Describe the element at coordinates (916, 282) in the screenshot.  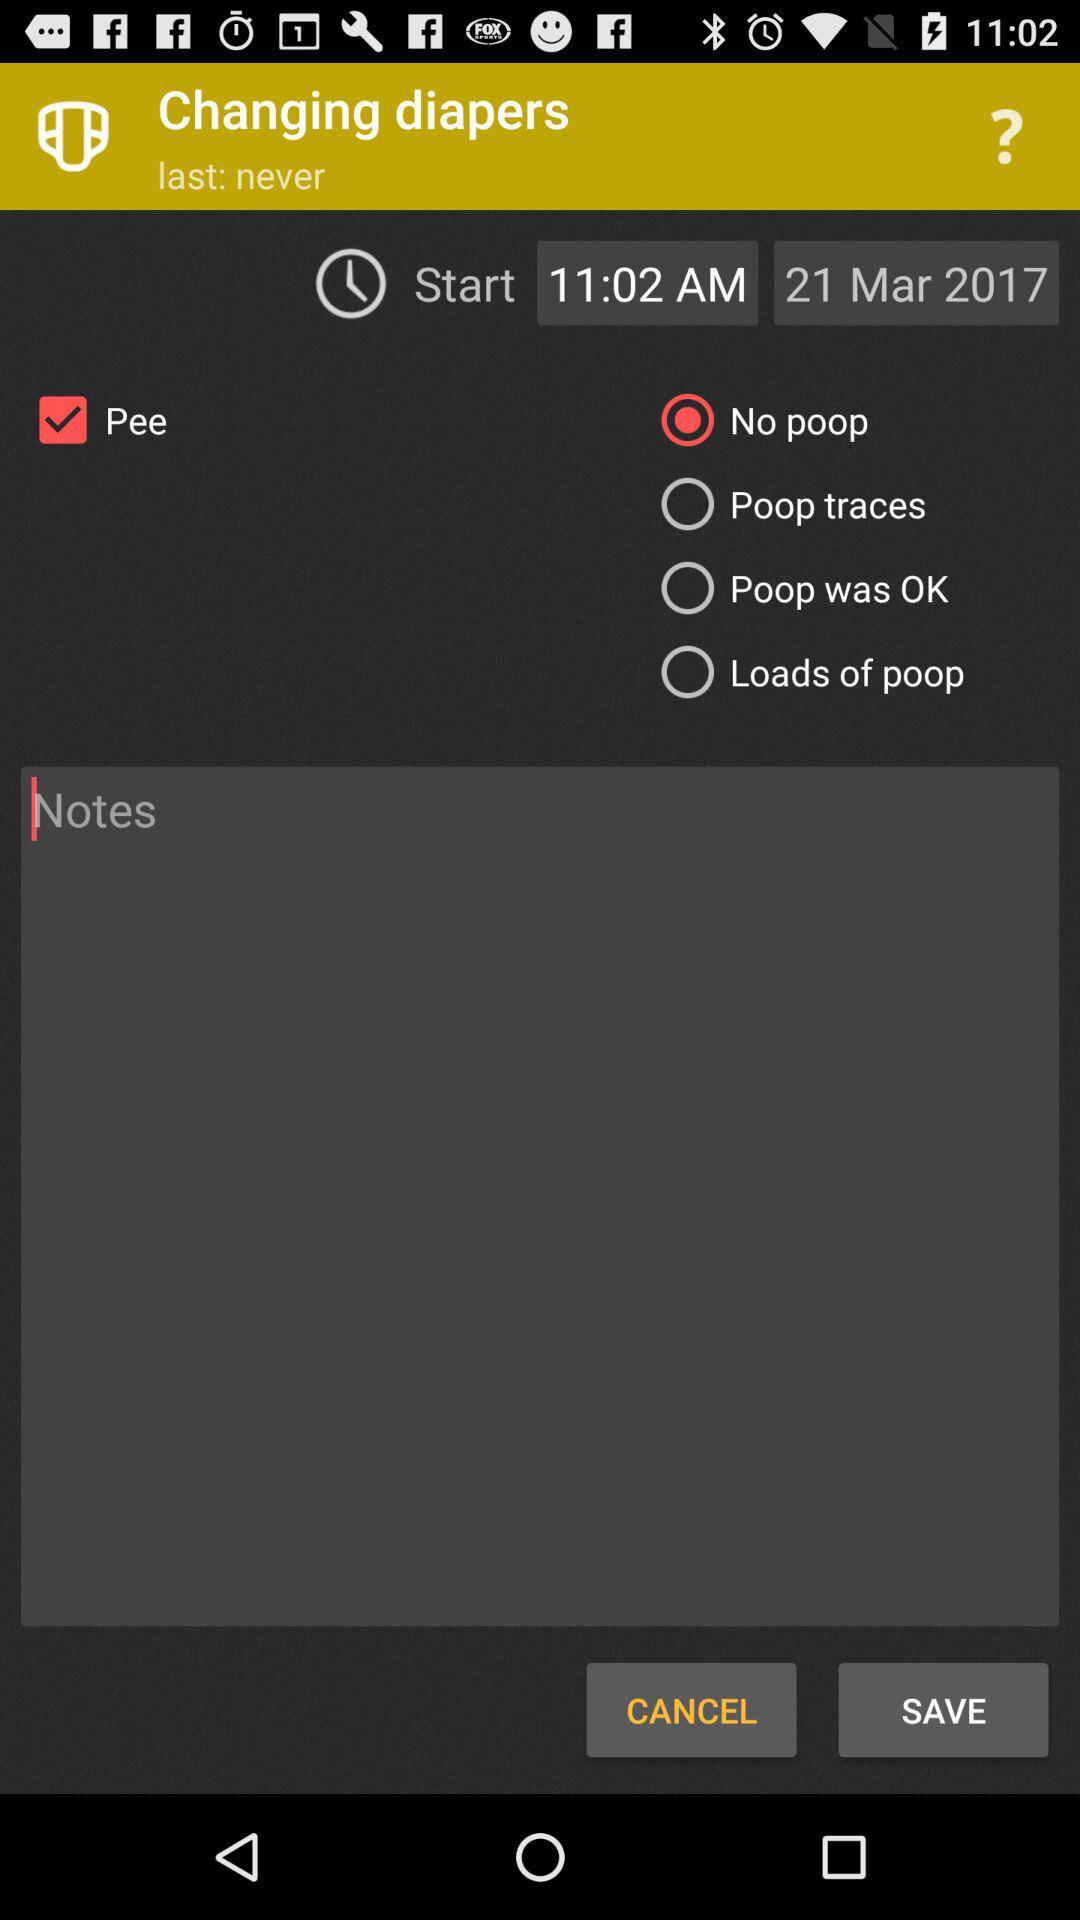
I see `the 21 mar 2017 icon` at that location.